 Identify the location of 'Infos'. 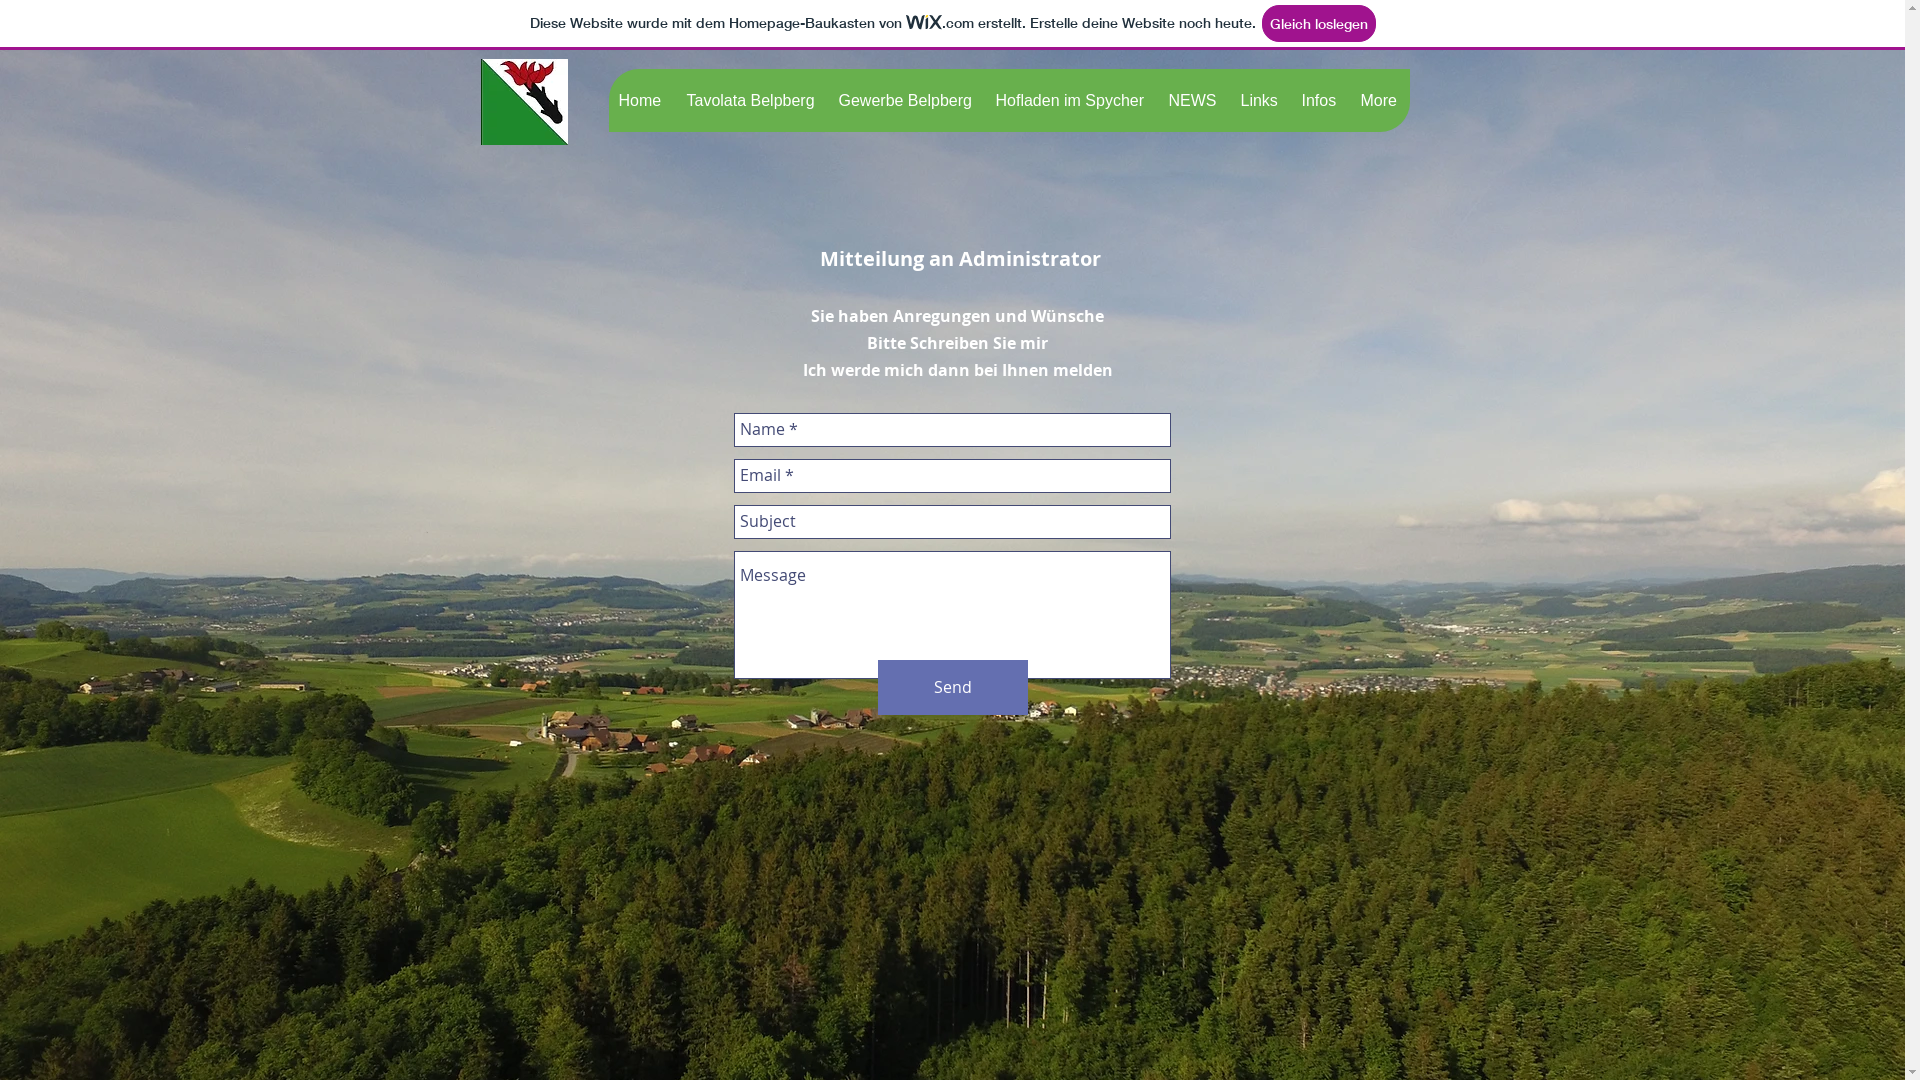
(1319, 100).